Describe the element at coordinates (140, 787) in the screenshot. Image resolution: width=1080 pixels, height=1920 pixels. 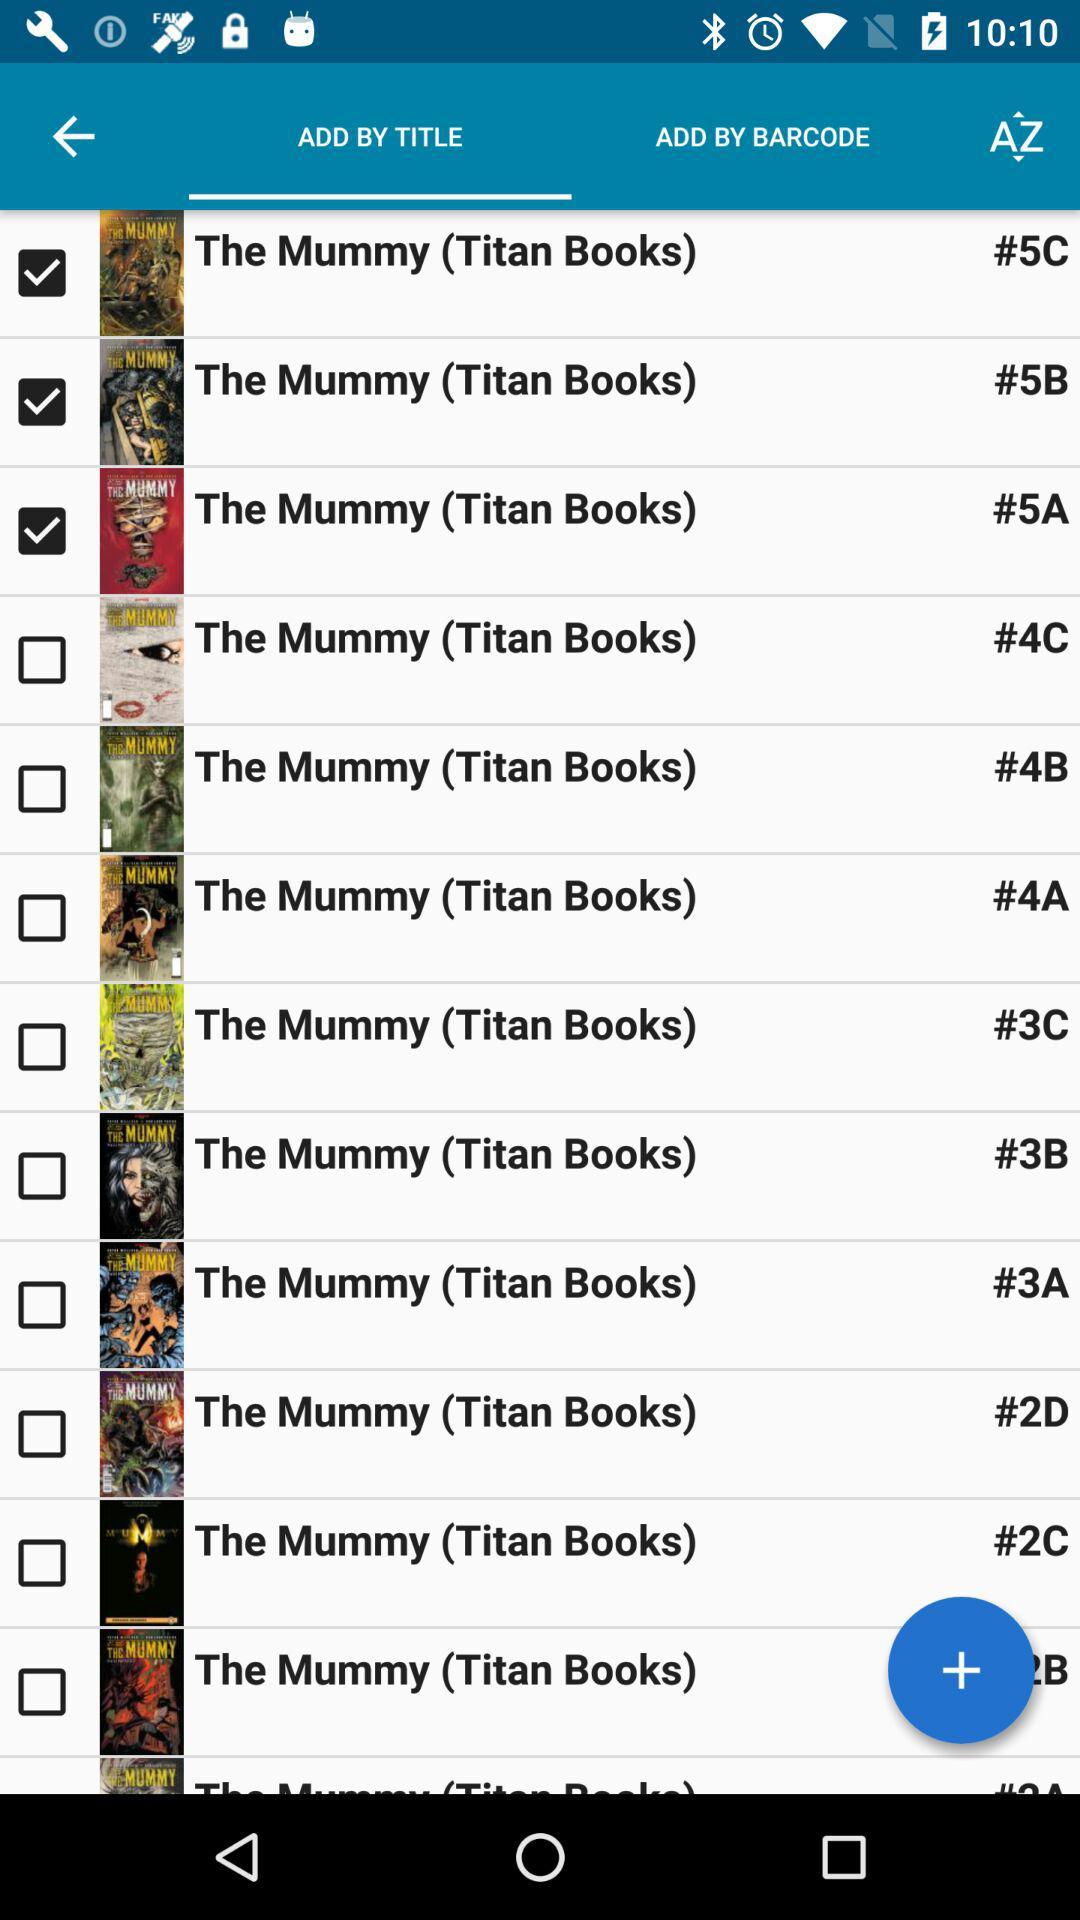
I see `image to enlarge` at that location.